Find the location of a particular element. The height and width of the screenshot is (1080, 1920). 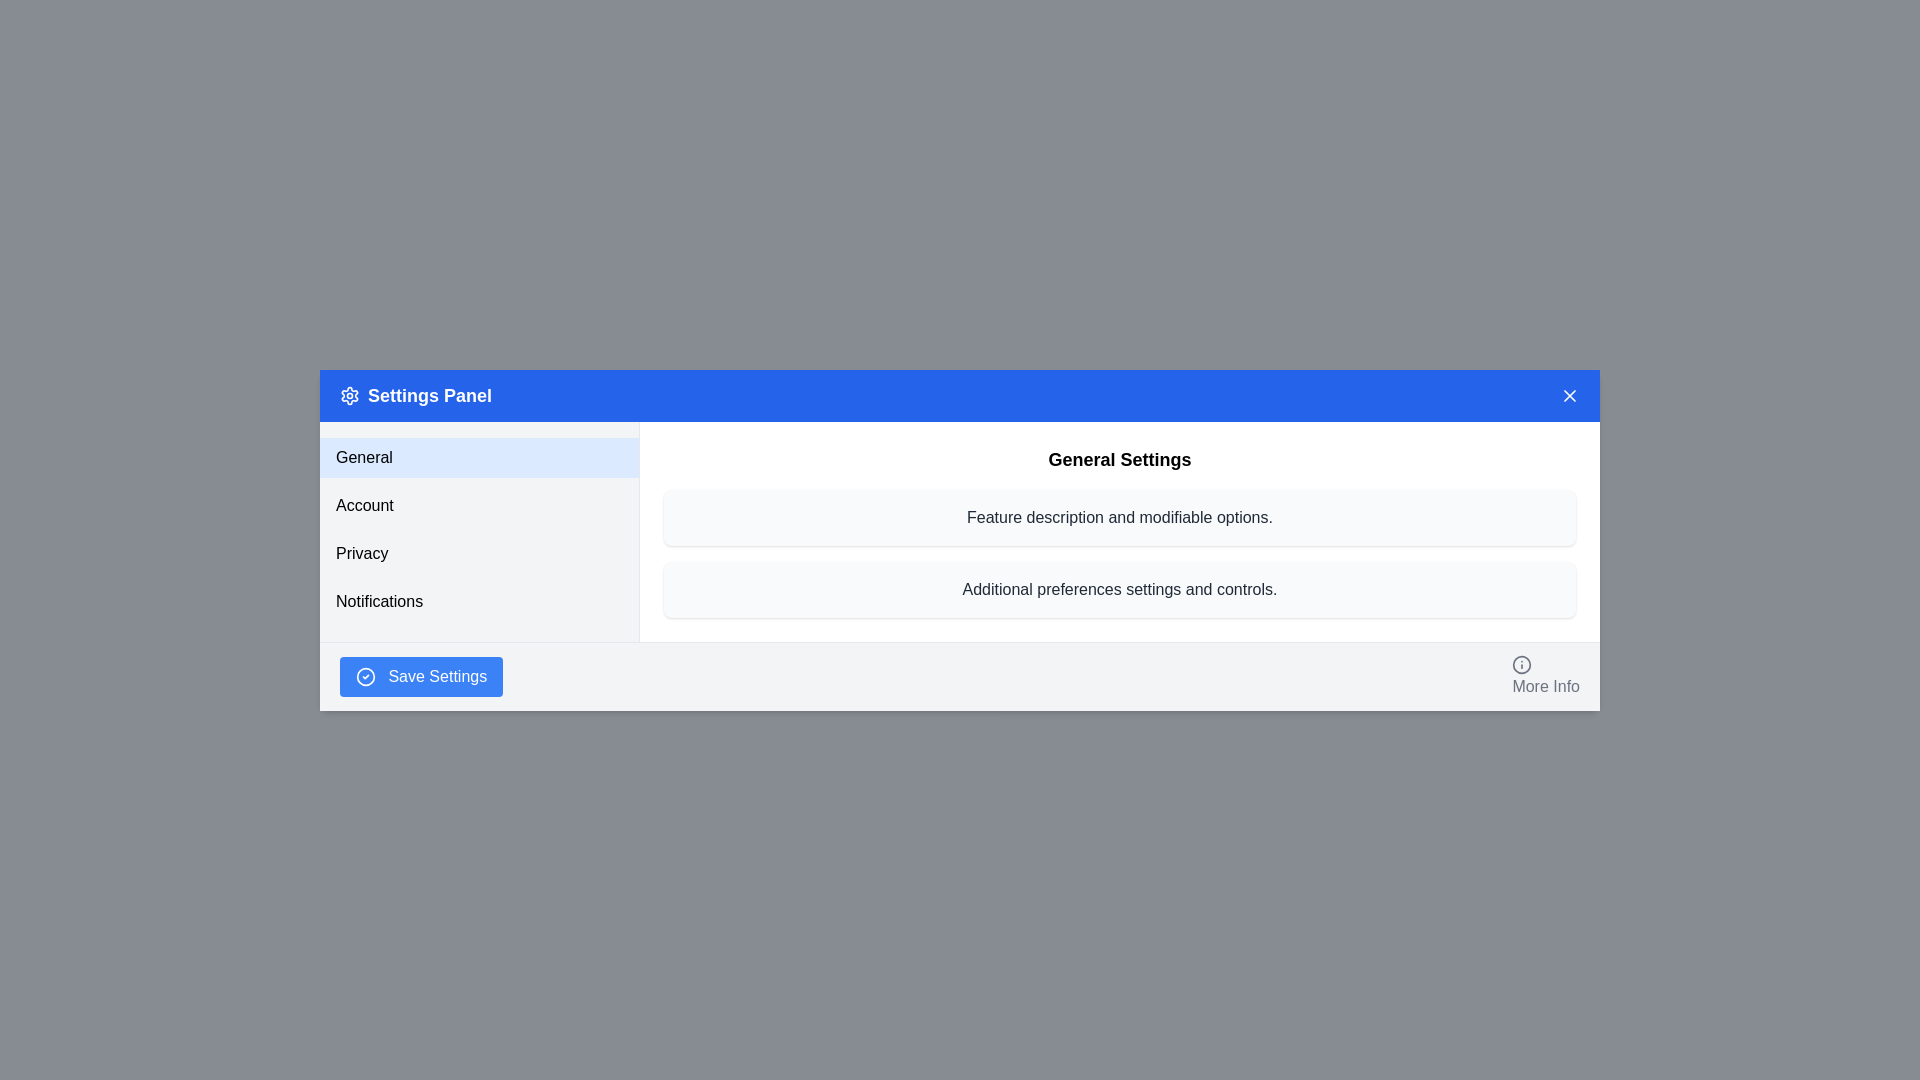

the close icon represented by an 'X' symbol on the top-right corner of the 'Settings Panel' is located at coordinates (1568, 395).